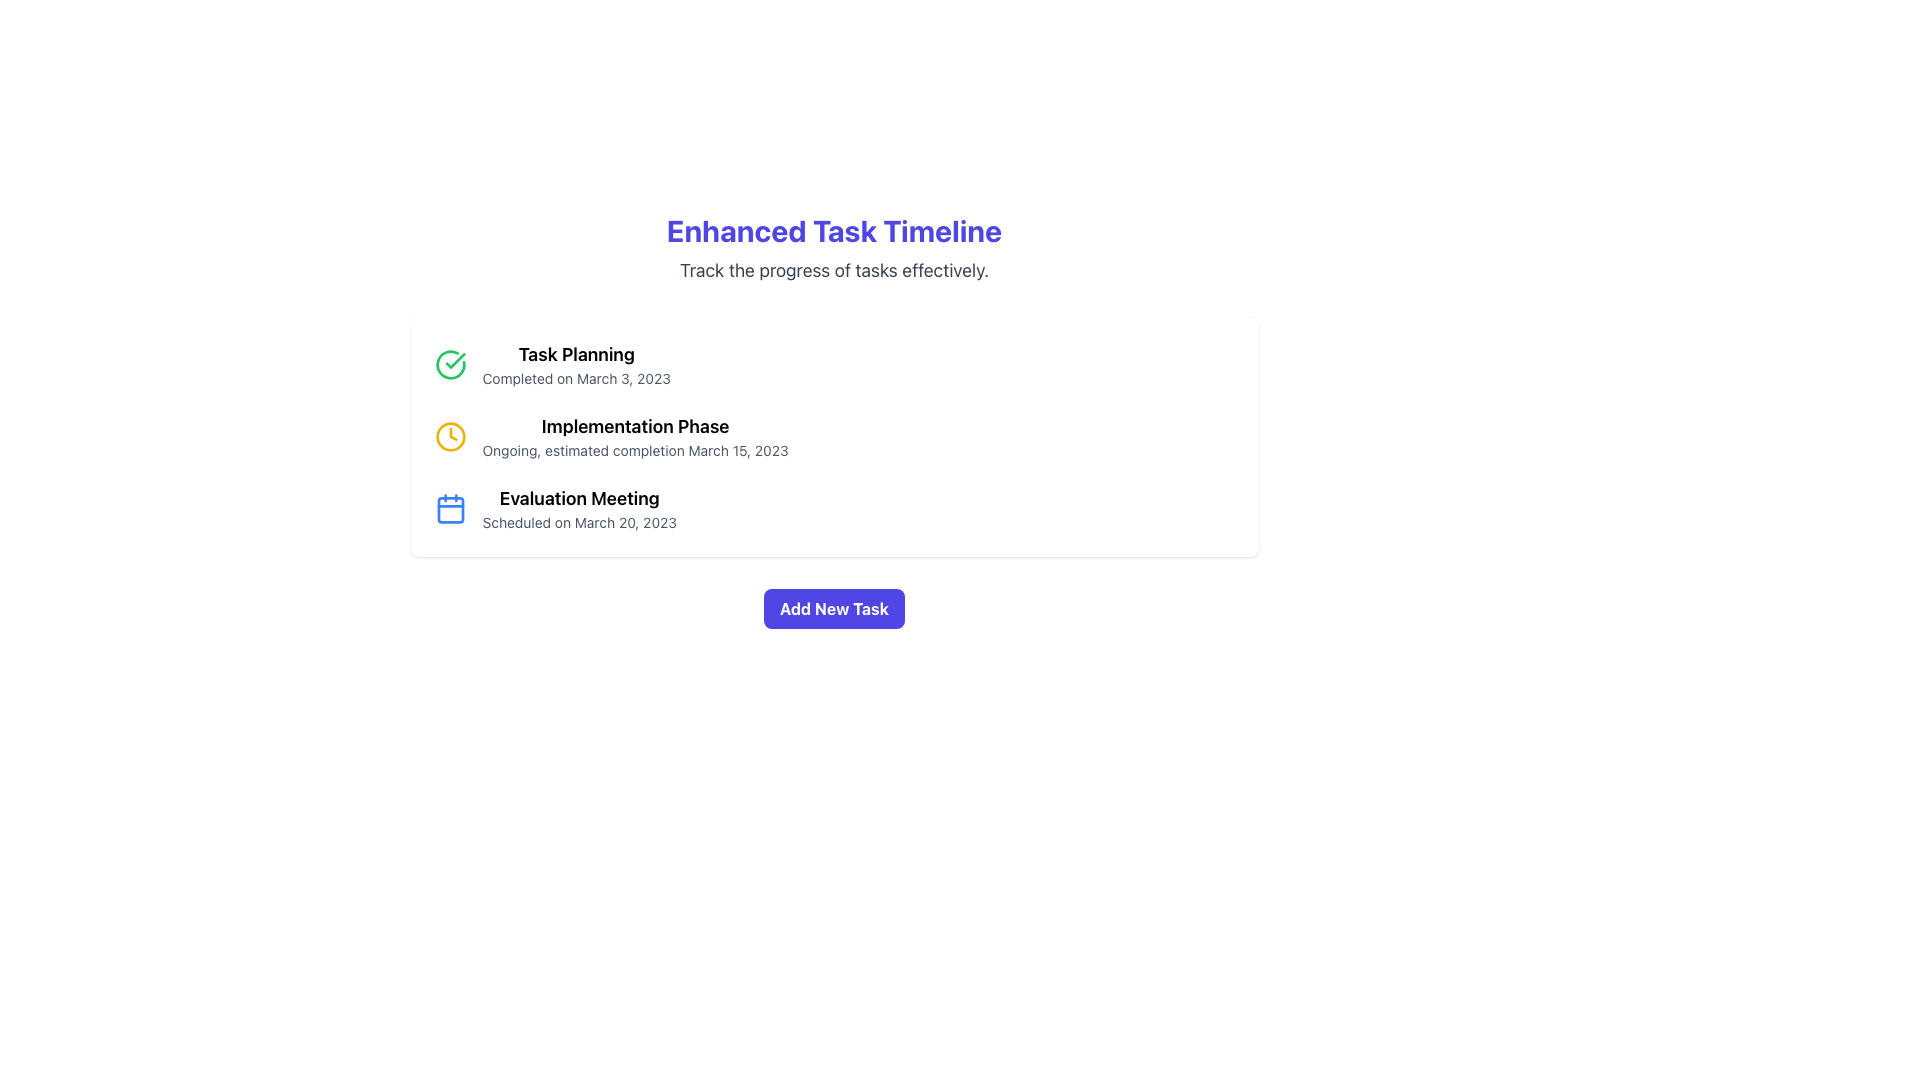 The width and height of the screenshot is (1920, 1080). What do you see at coordinates (834, 230) in the screenshot?
I see `the heading 'Enhanced Task Timeline', which is styled in a bold, large indigo font and is located at the top-center of the interface` at bounding box center [834, 230].